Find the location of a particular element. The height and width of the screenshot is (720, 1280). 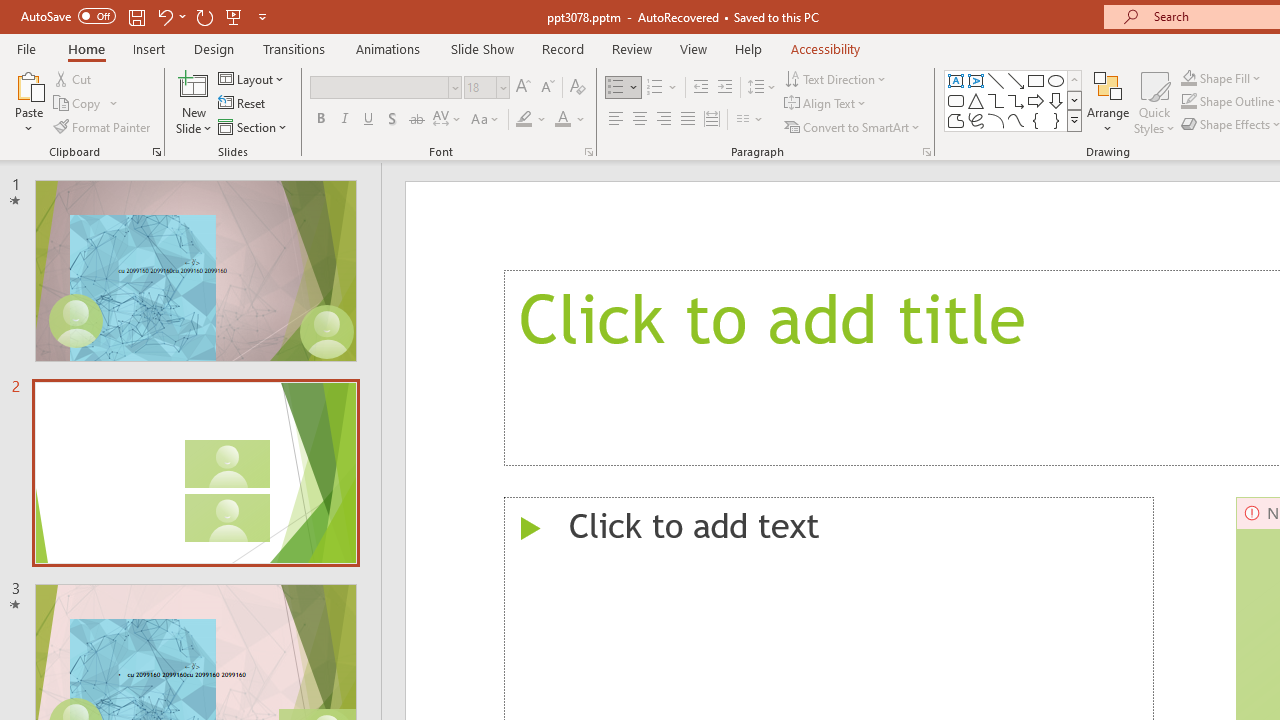

'Right Brace' is located at coordinates (1055, 120).